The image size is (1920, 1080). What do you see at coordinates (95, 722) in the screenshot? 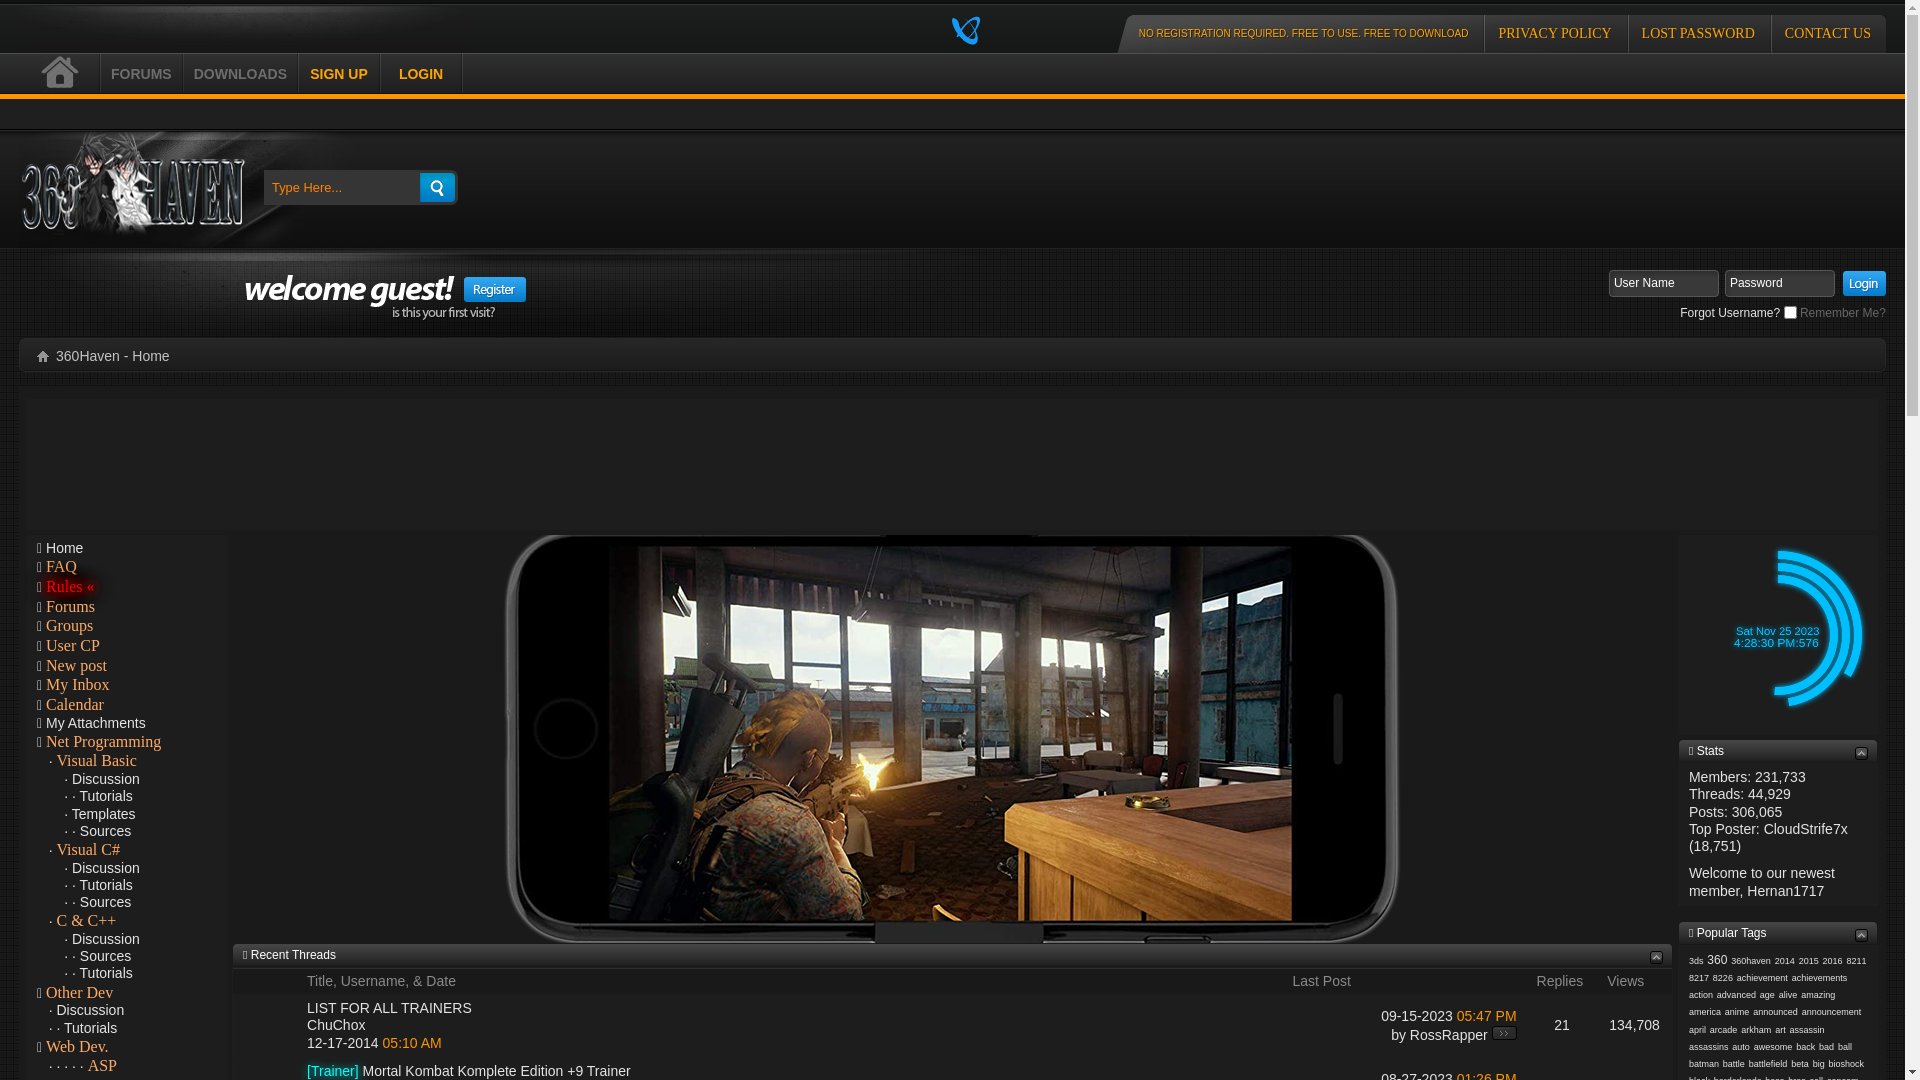
I see `'My Attachments'` at bounding box center [95, 722].